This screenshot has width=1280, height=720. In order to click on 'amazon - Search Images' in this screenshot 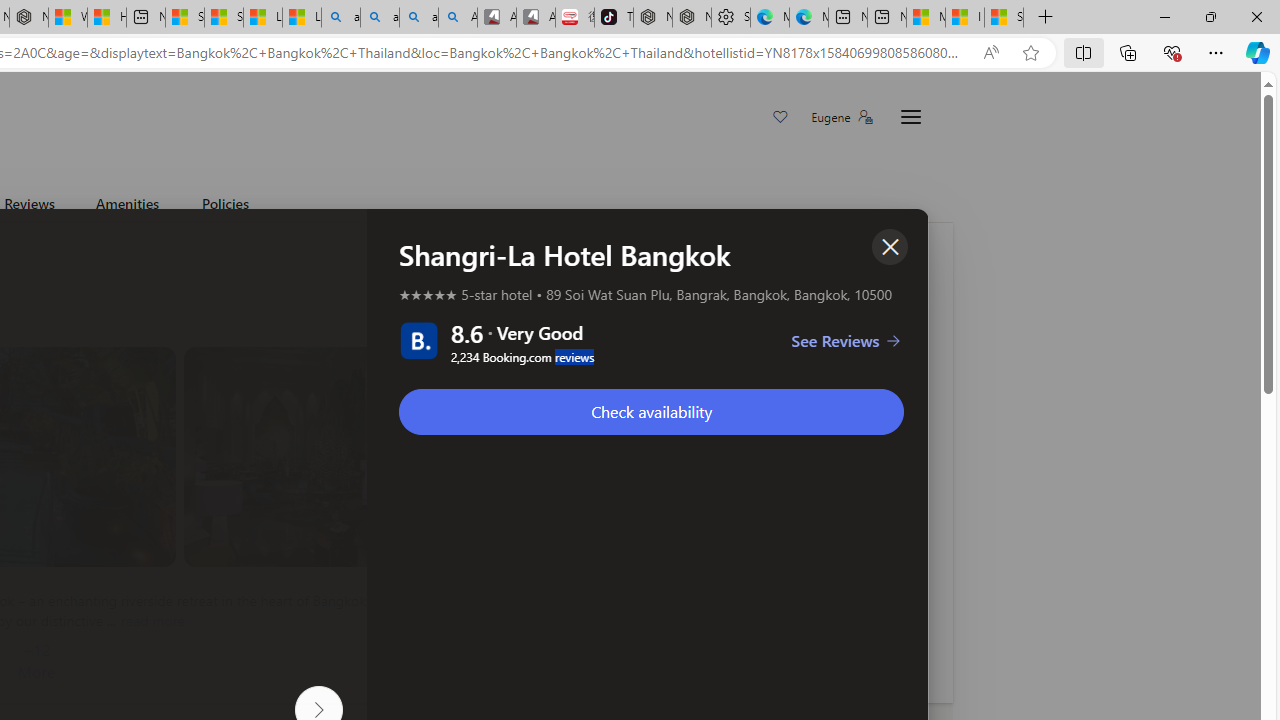, I will do `click(417, 17)`.